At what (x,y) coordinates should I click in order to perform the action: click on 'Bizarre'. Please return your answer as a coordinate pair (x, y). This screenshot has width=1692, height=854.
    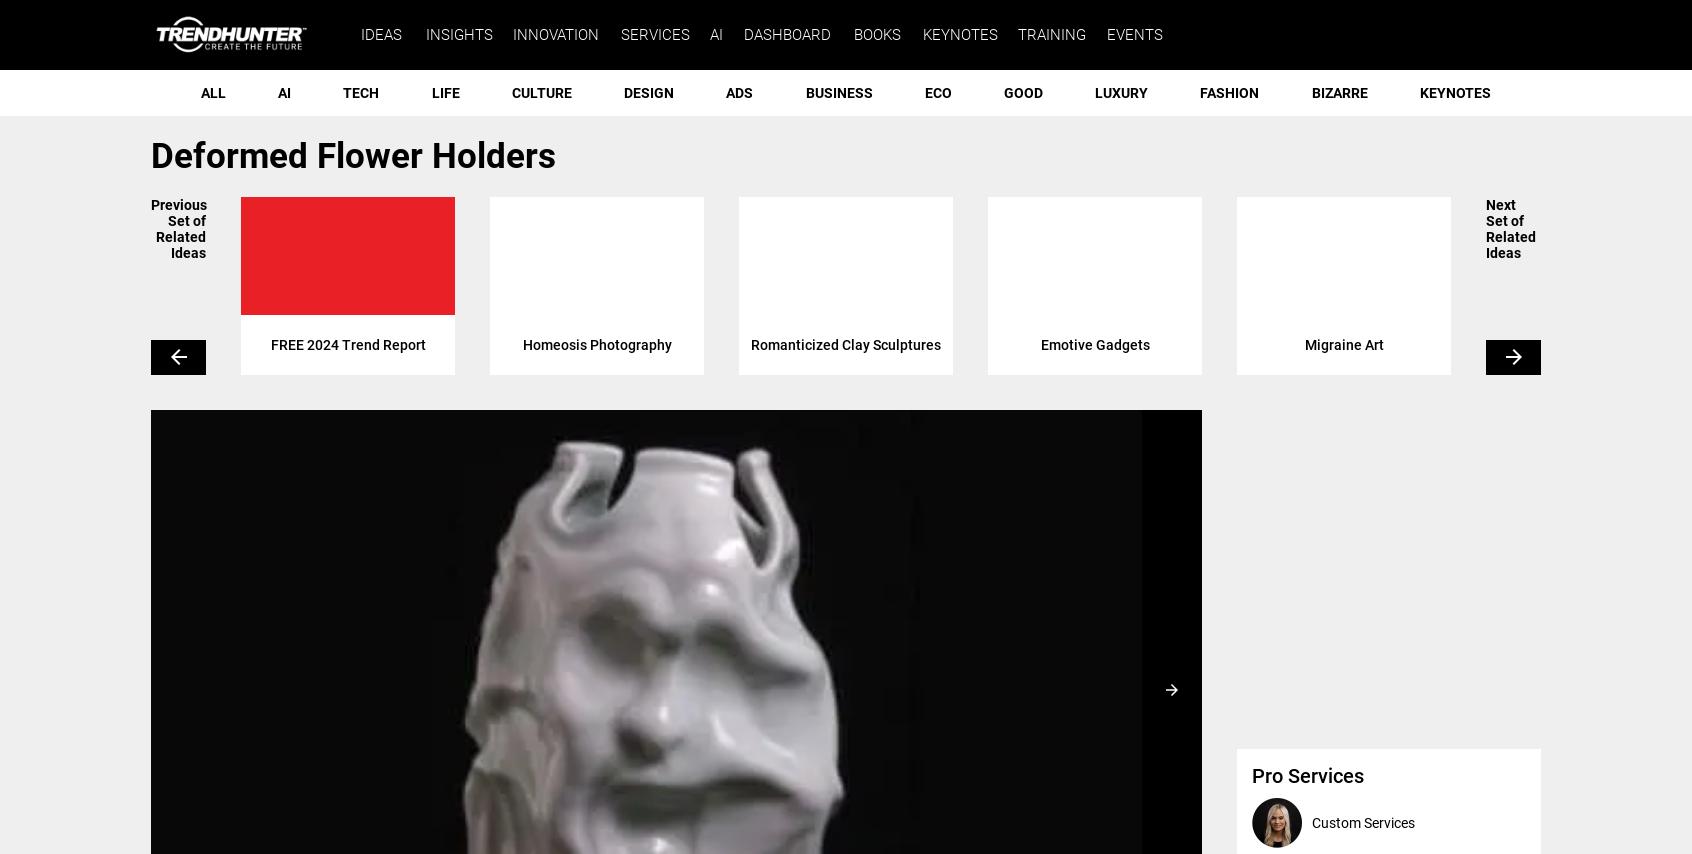
    Looking at the image, I should click on (1309, 93).